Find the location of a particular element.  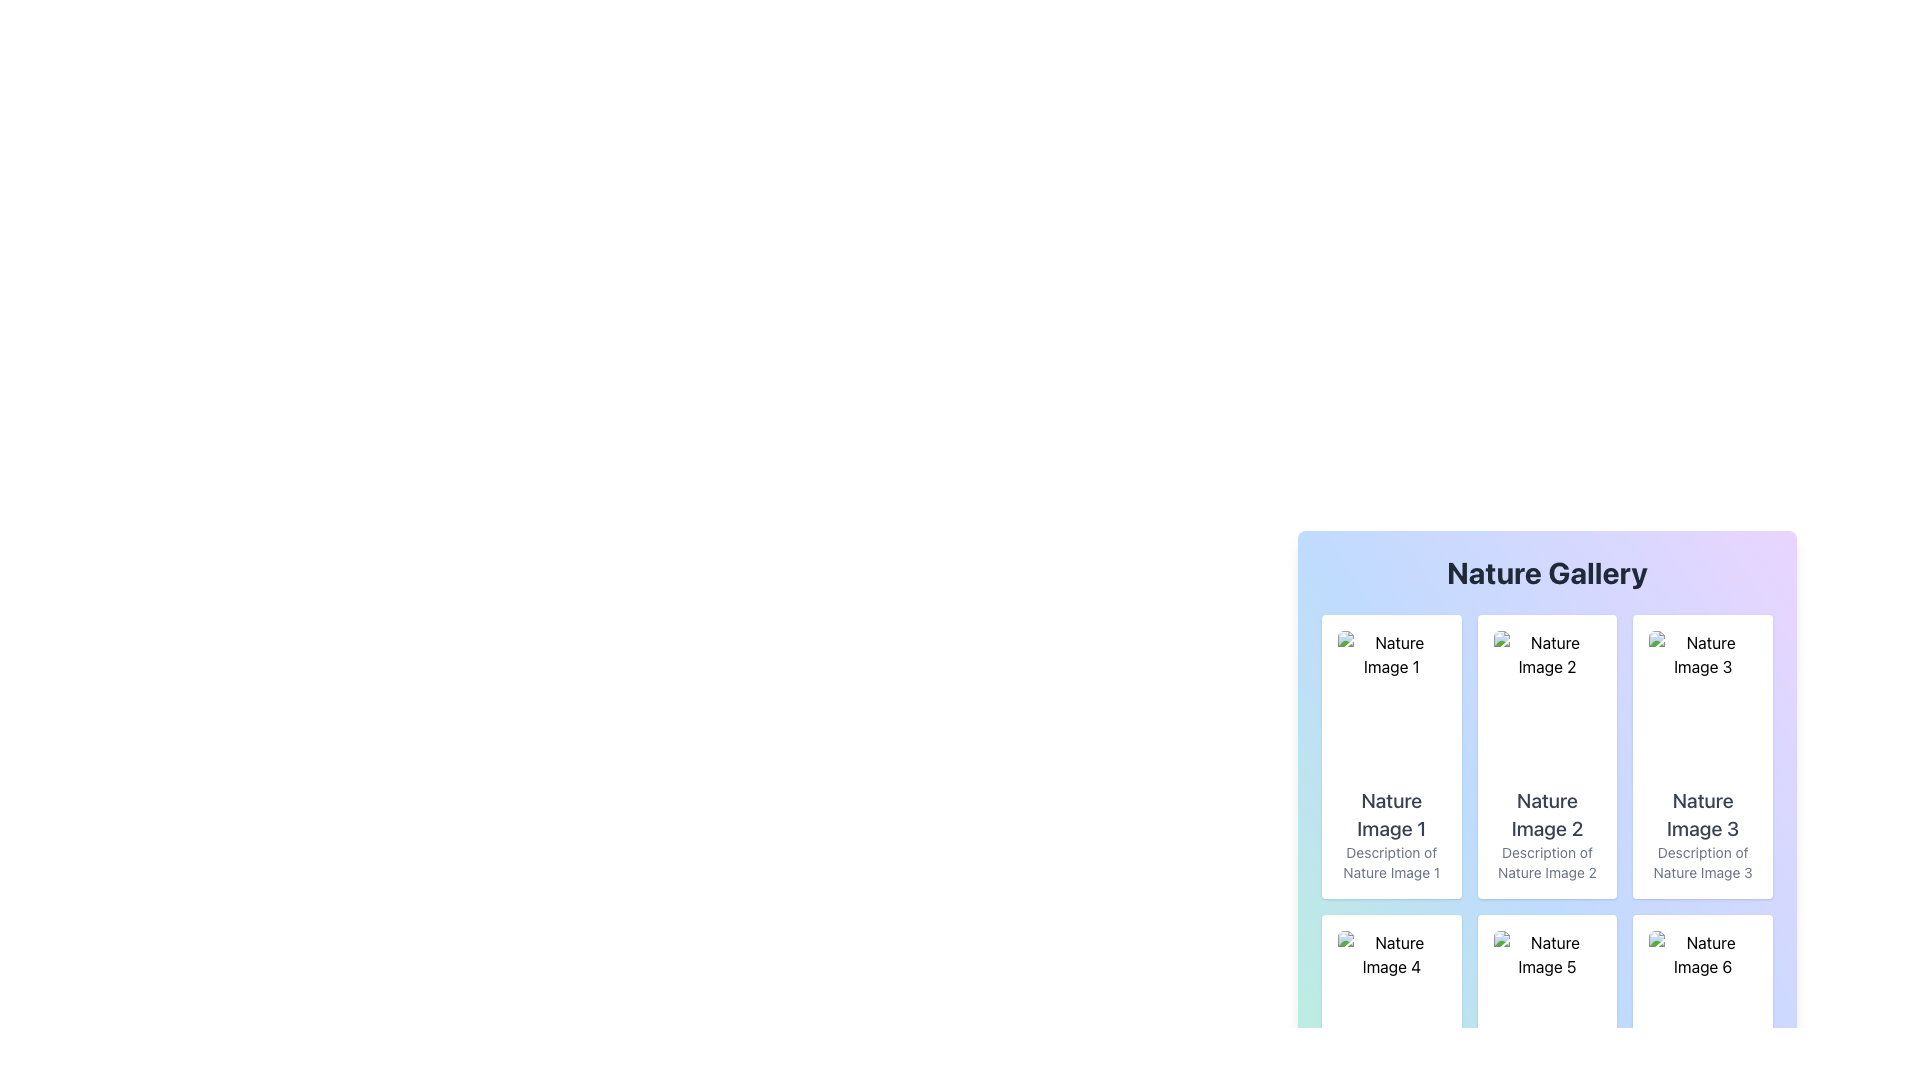

the 'Nature Image 3' card is located at coordinates (1702, 756).